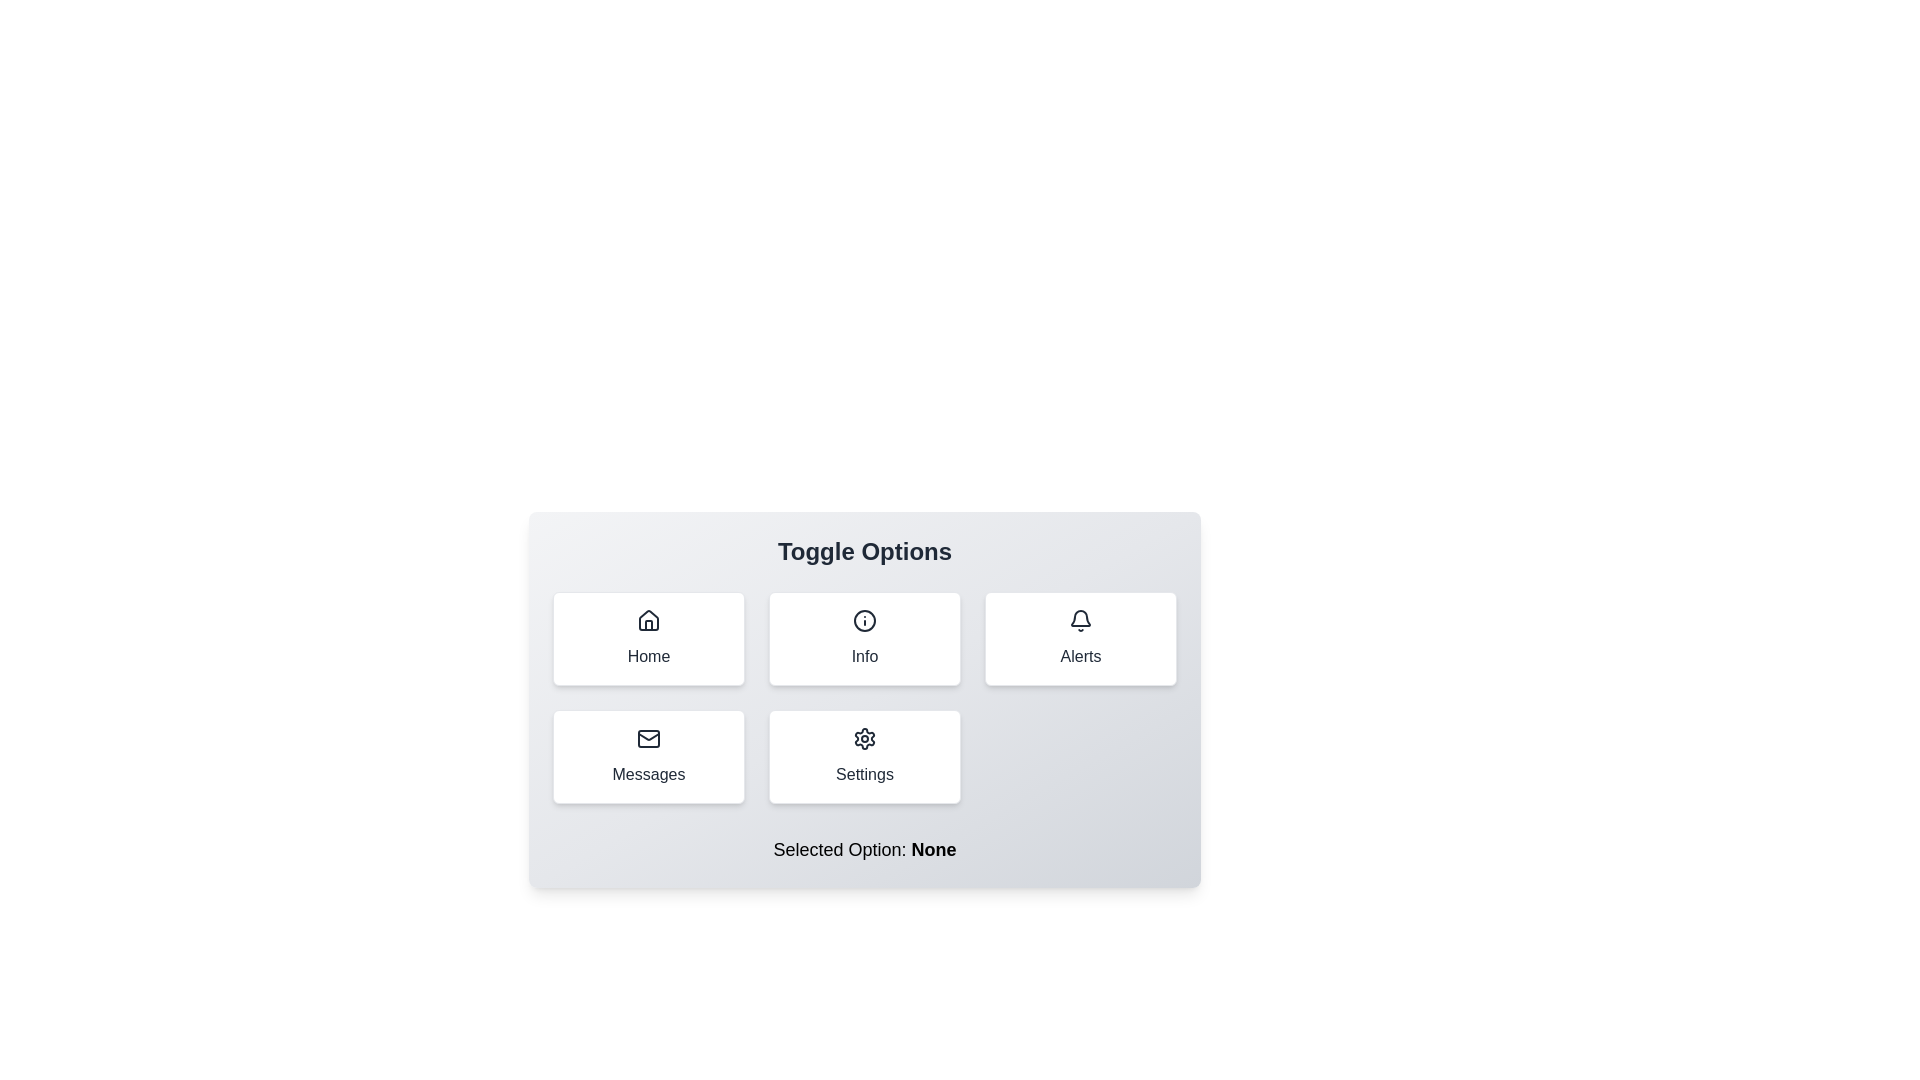  I want to click on the house icon located within the 'Home' button at the top-left corner of the button, so click(648, 619).